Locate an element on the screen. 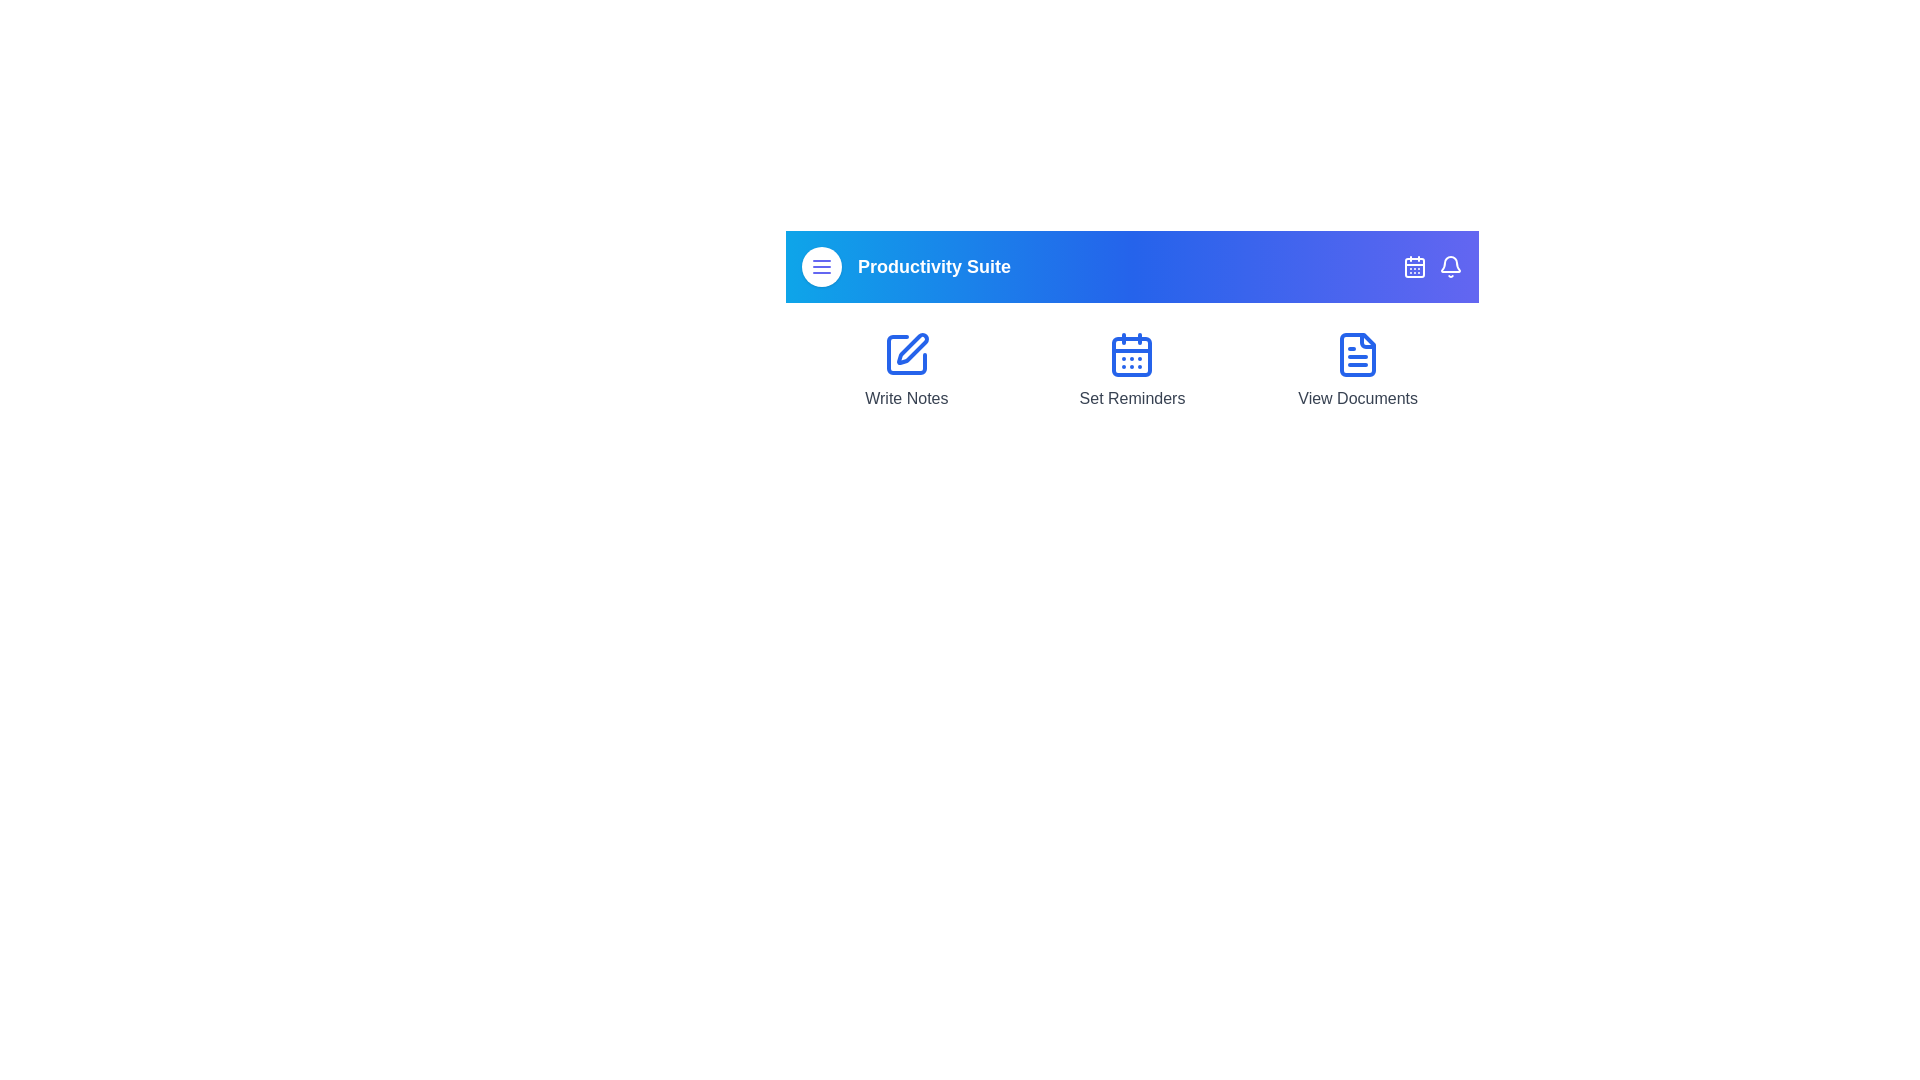 The width and height of the screenshot is (1920, 1080). the menu button to toggle the menu visibility is located at coordinates (821, 265).